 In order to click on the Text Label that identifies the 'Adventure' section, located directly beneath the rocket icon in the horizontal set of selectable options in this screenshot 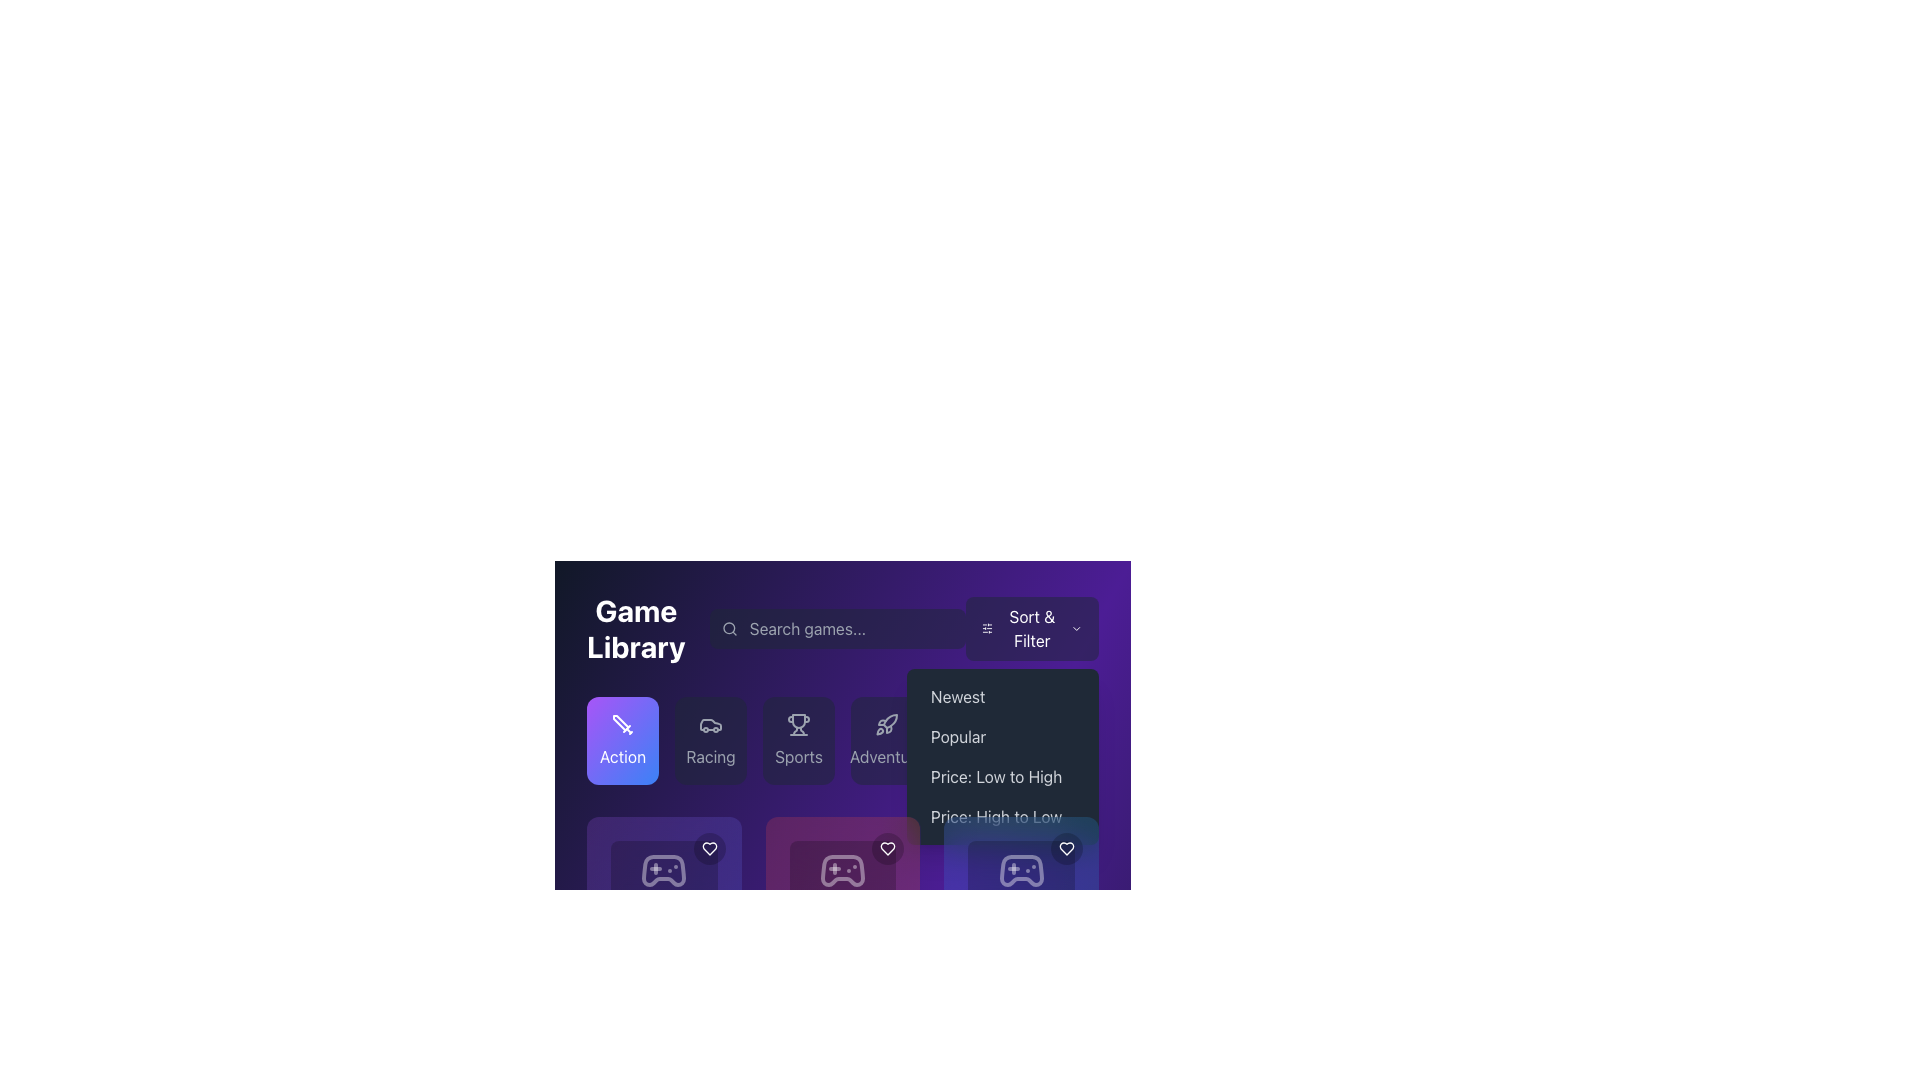, I will do `click(886, 756)`.